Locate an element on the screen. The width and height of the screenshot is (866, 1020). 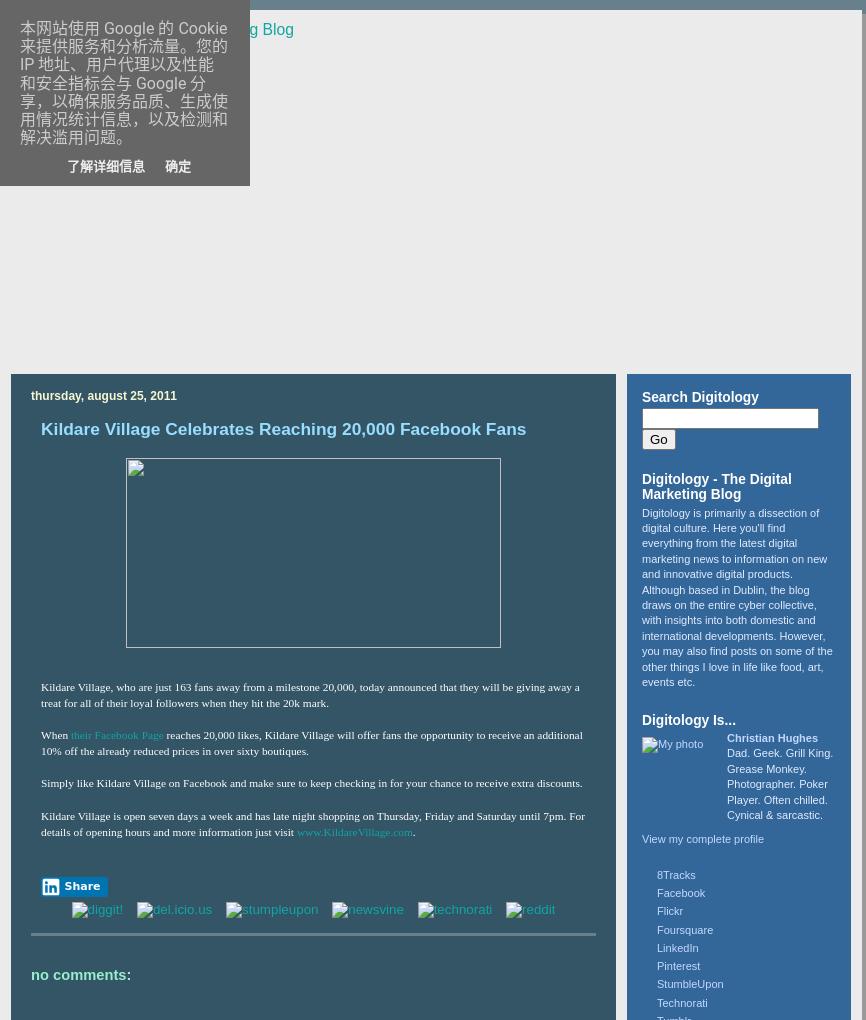
'Technorati' is located at coordinates (680, 1002).